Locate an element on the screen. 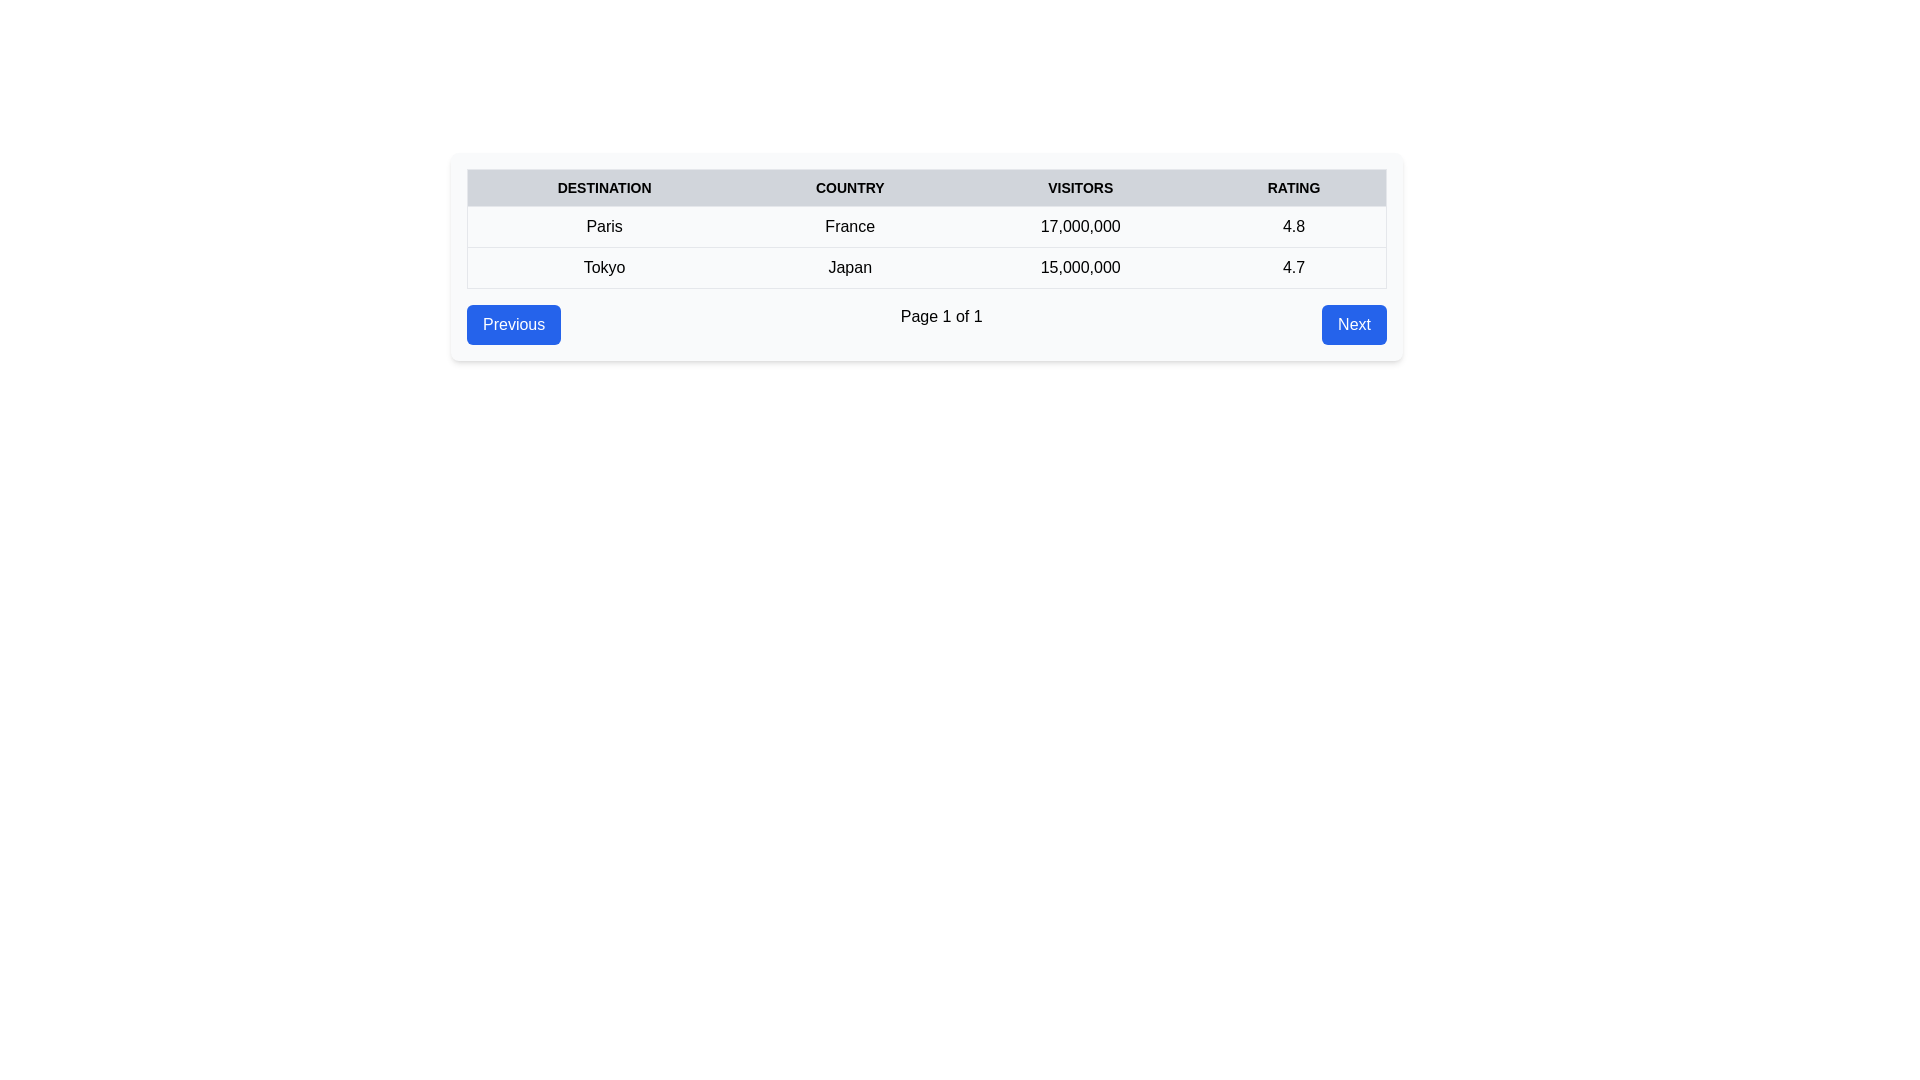 The height and width of the screenshot is (1080, 1920). the 'Country' column header in the table, which is the second column located between 'Destination' and 'Visitors' is located at coordinates (850, 188).